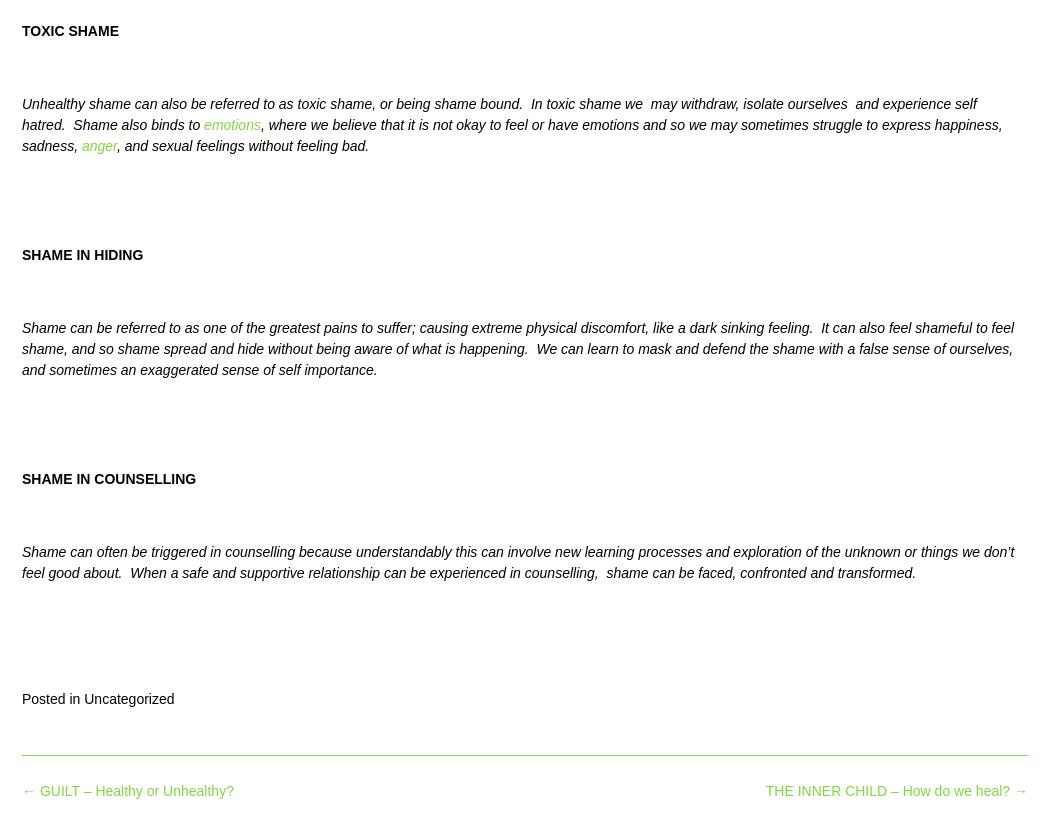  I want to click on 'anger', so click(80, 145).